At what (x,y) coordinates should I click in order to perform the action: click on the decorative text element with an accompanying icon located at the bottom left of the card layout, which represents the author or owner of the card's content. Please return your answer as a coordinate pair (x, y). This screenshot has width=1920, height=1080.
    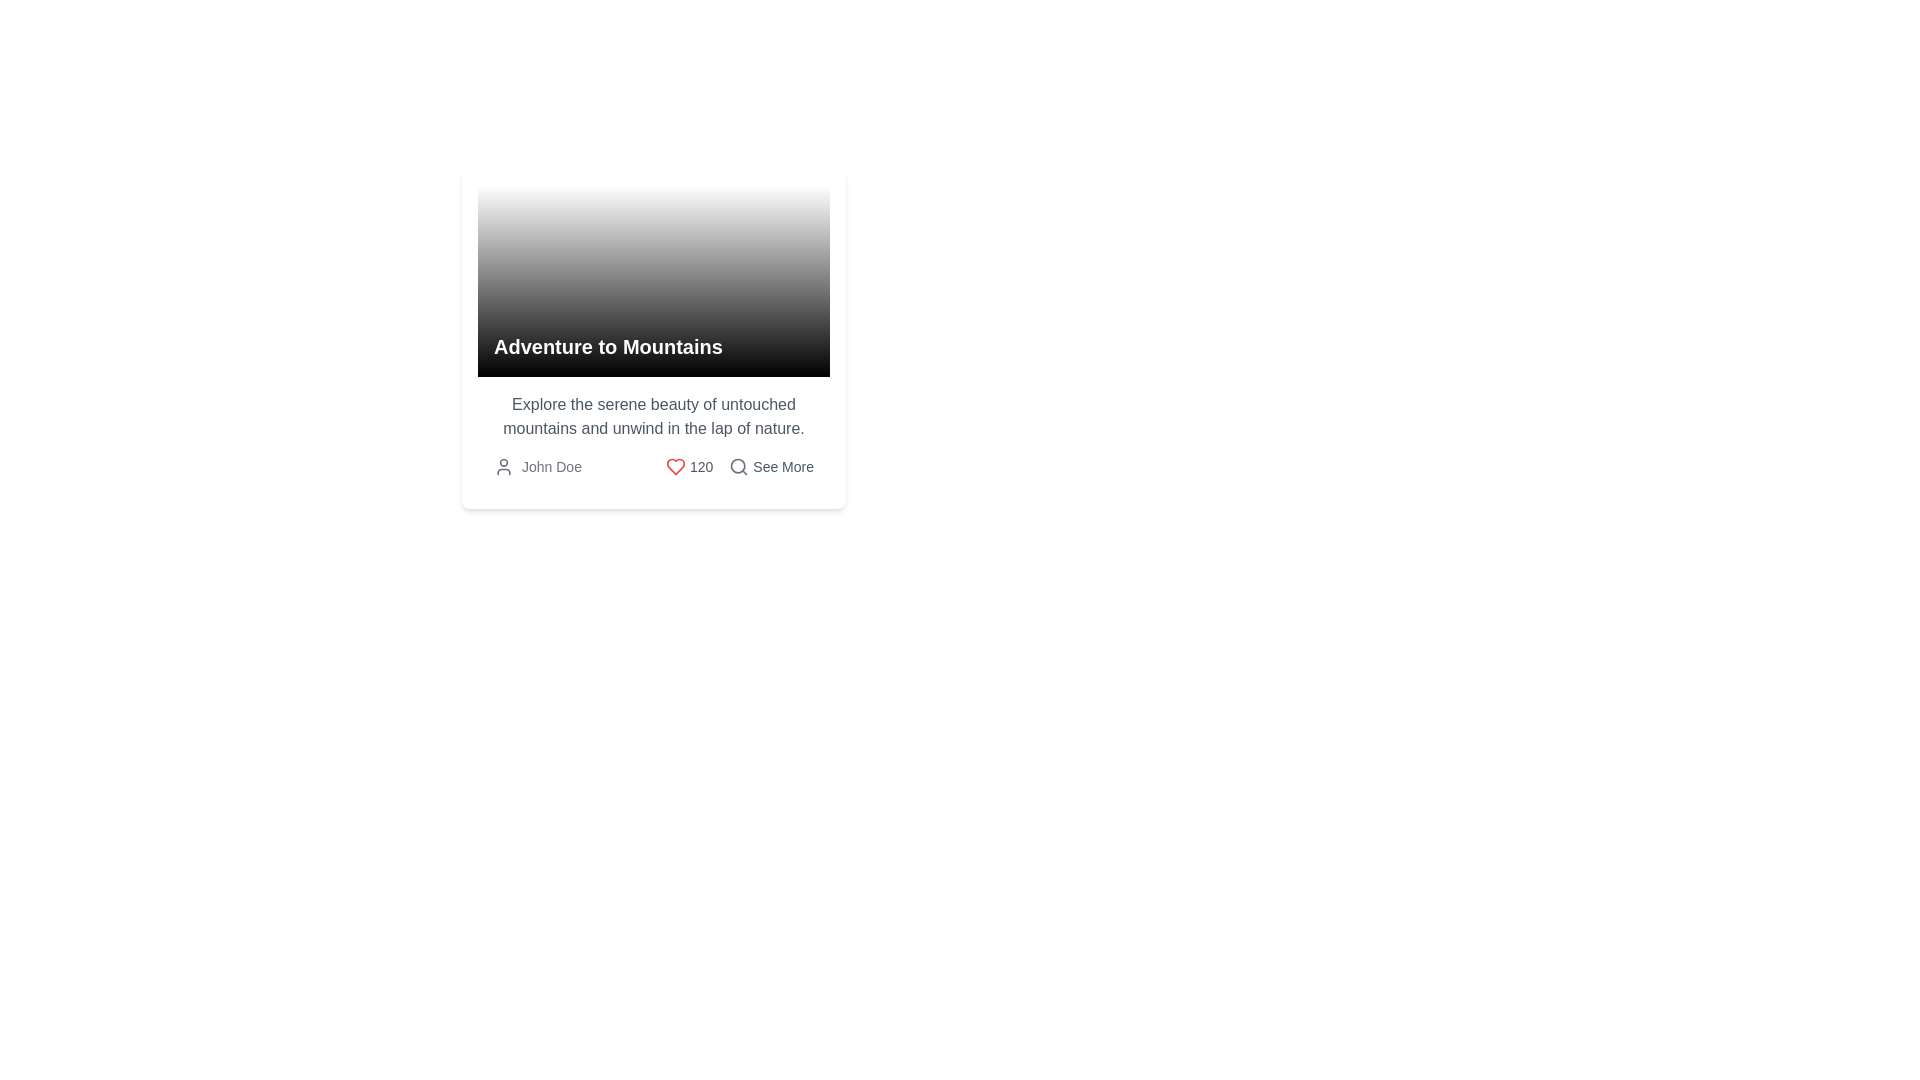
    Looking at the image, I should click on (537, 466).